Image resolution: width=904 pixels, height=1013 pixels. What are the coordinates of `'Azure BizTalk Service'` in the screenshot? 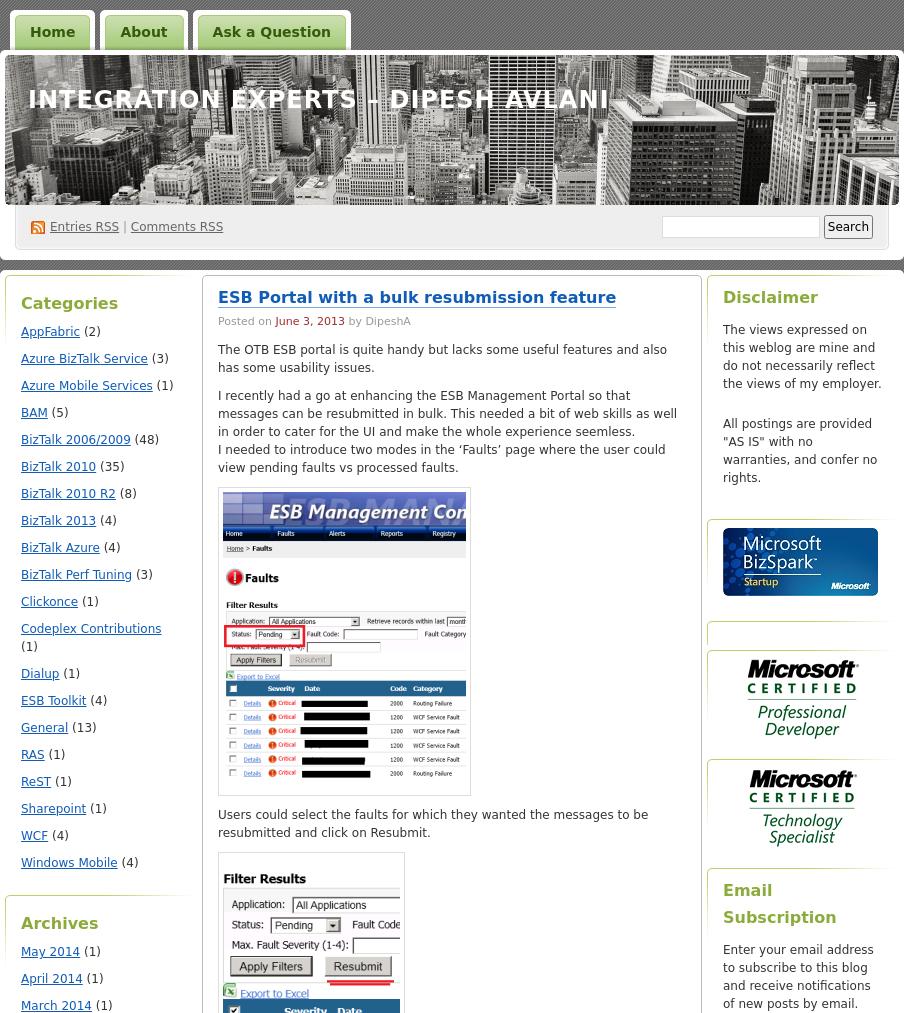 It's located at (84, 359).